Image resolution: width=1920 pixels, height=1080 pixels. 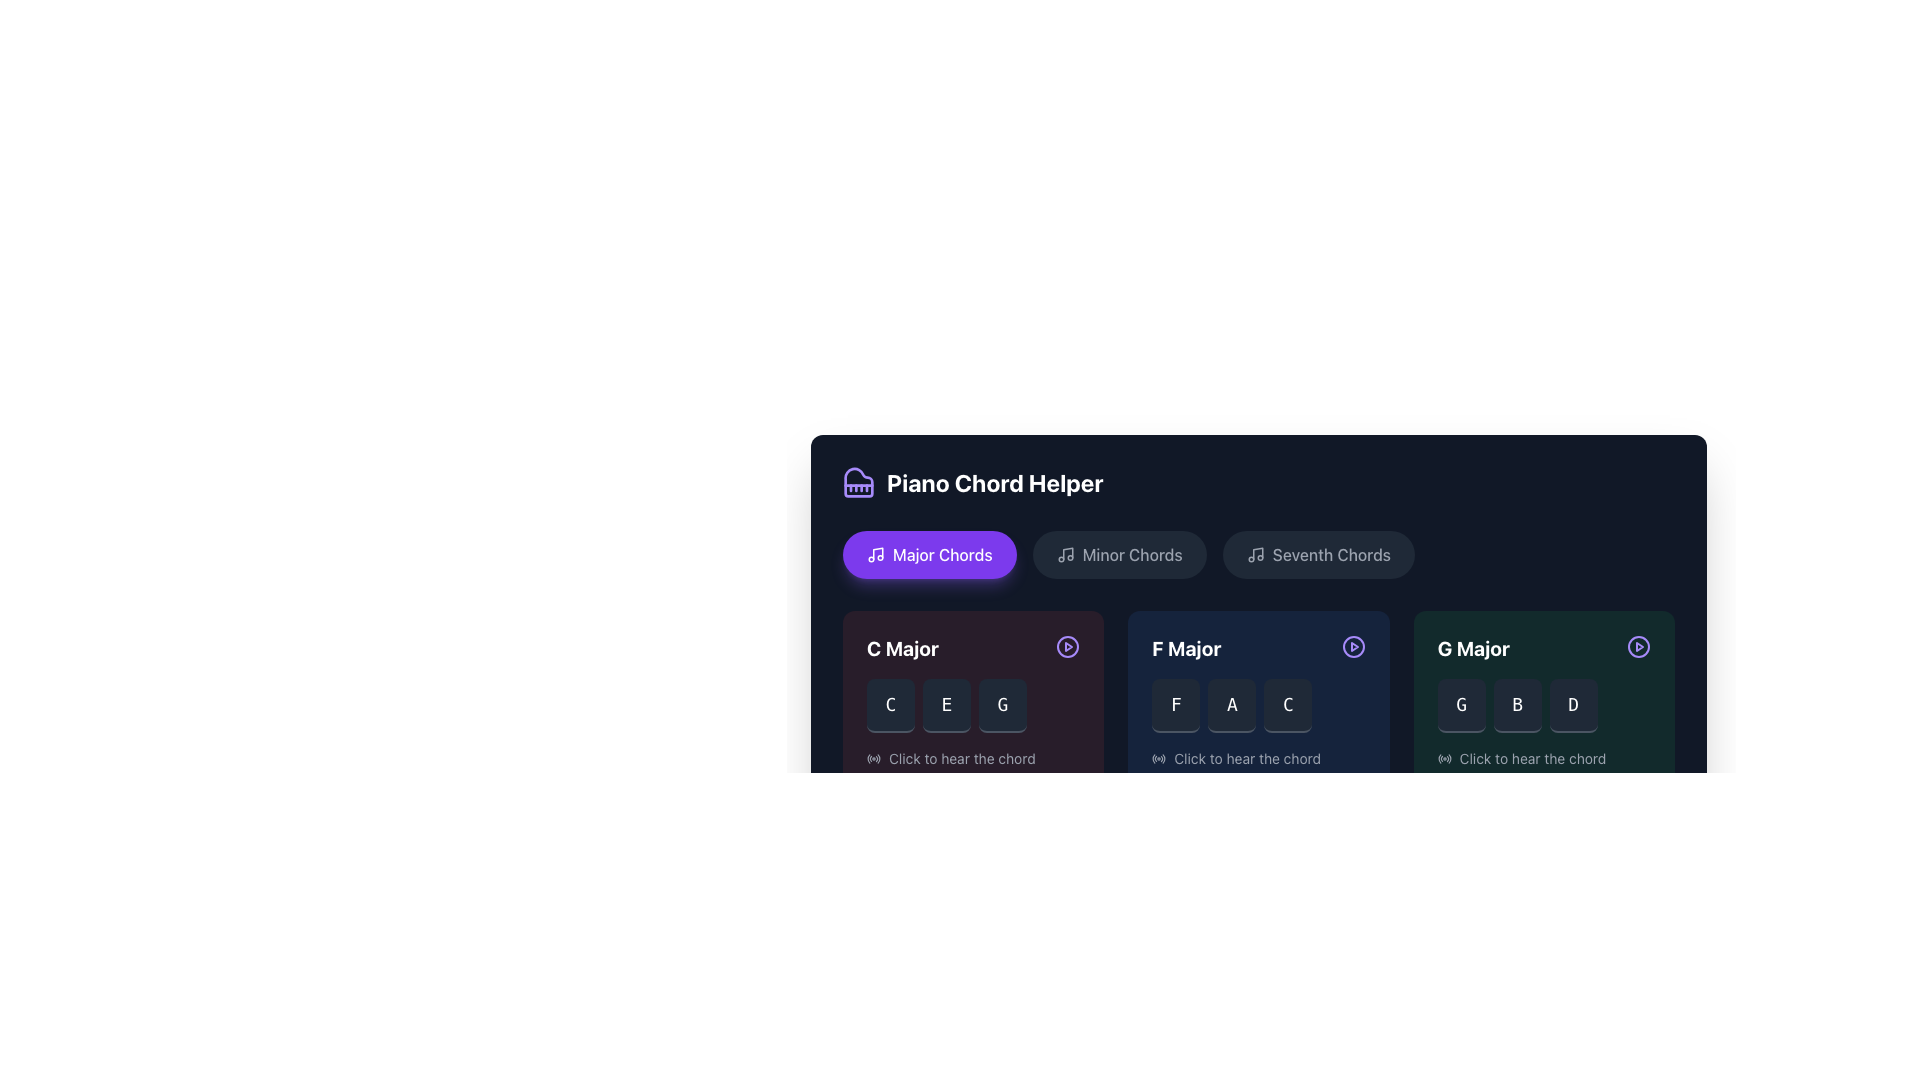 I want to click on the dark rectangular button with rounded corners labeled 'E' in white, located in the 'C Major' section at the bottom-left of the interface, so click(x=945, y=704).